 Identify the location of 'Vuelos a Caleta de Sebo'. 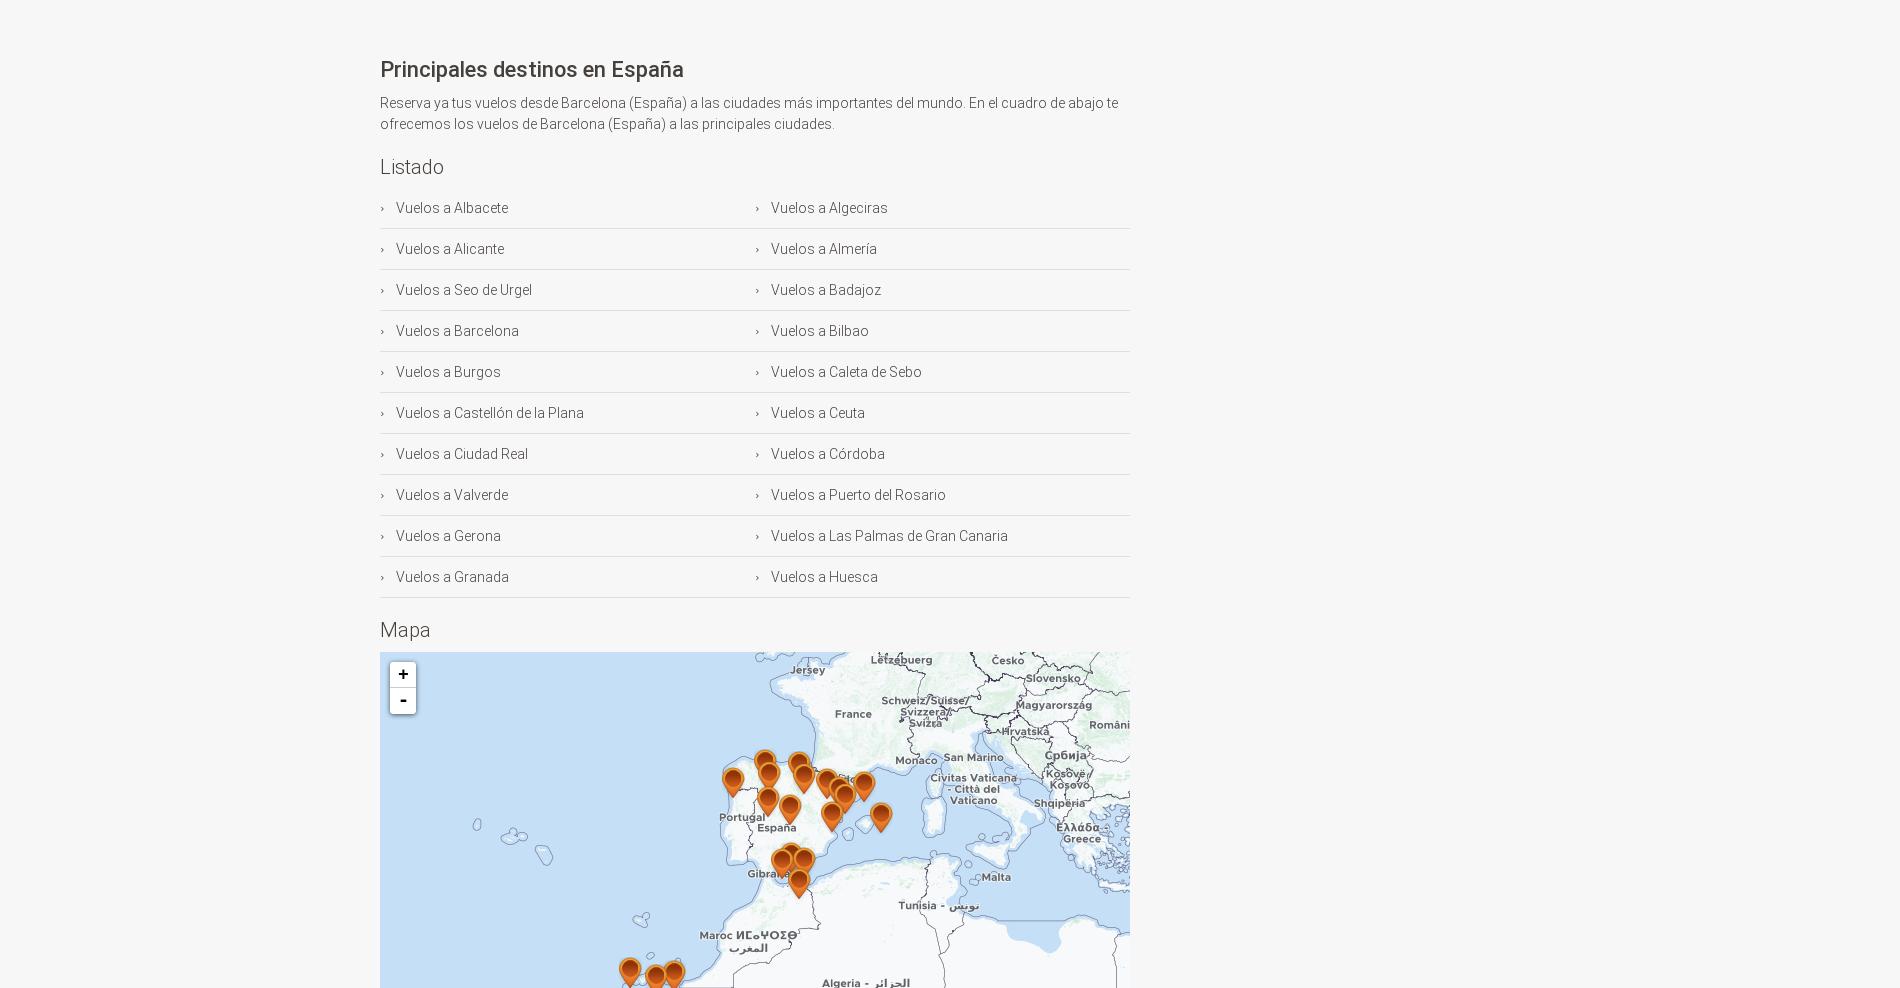
(843, 370).